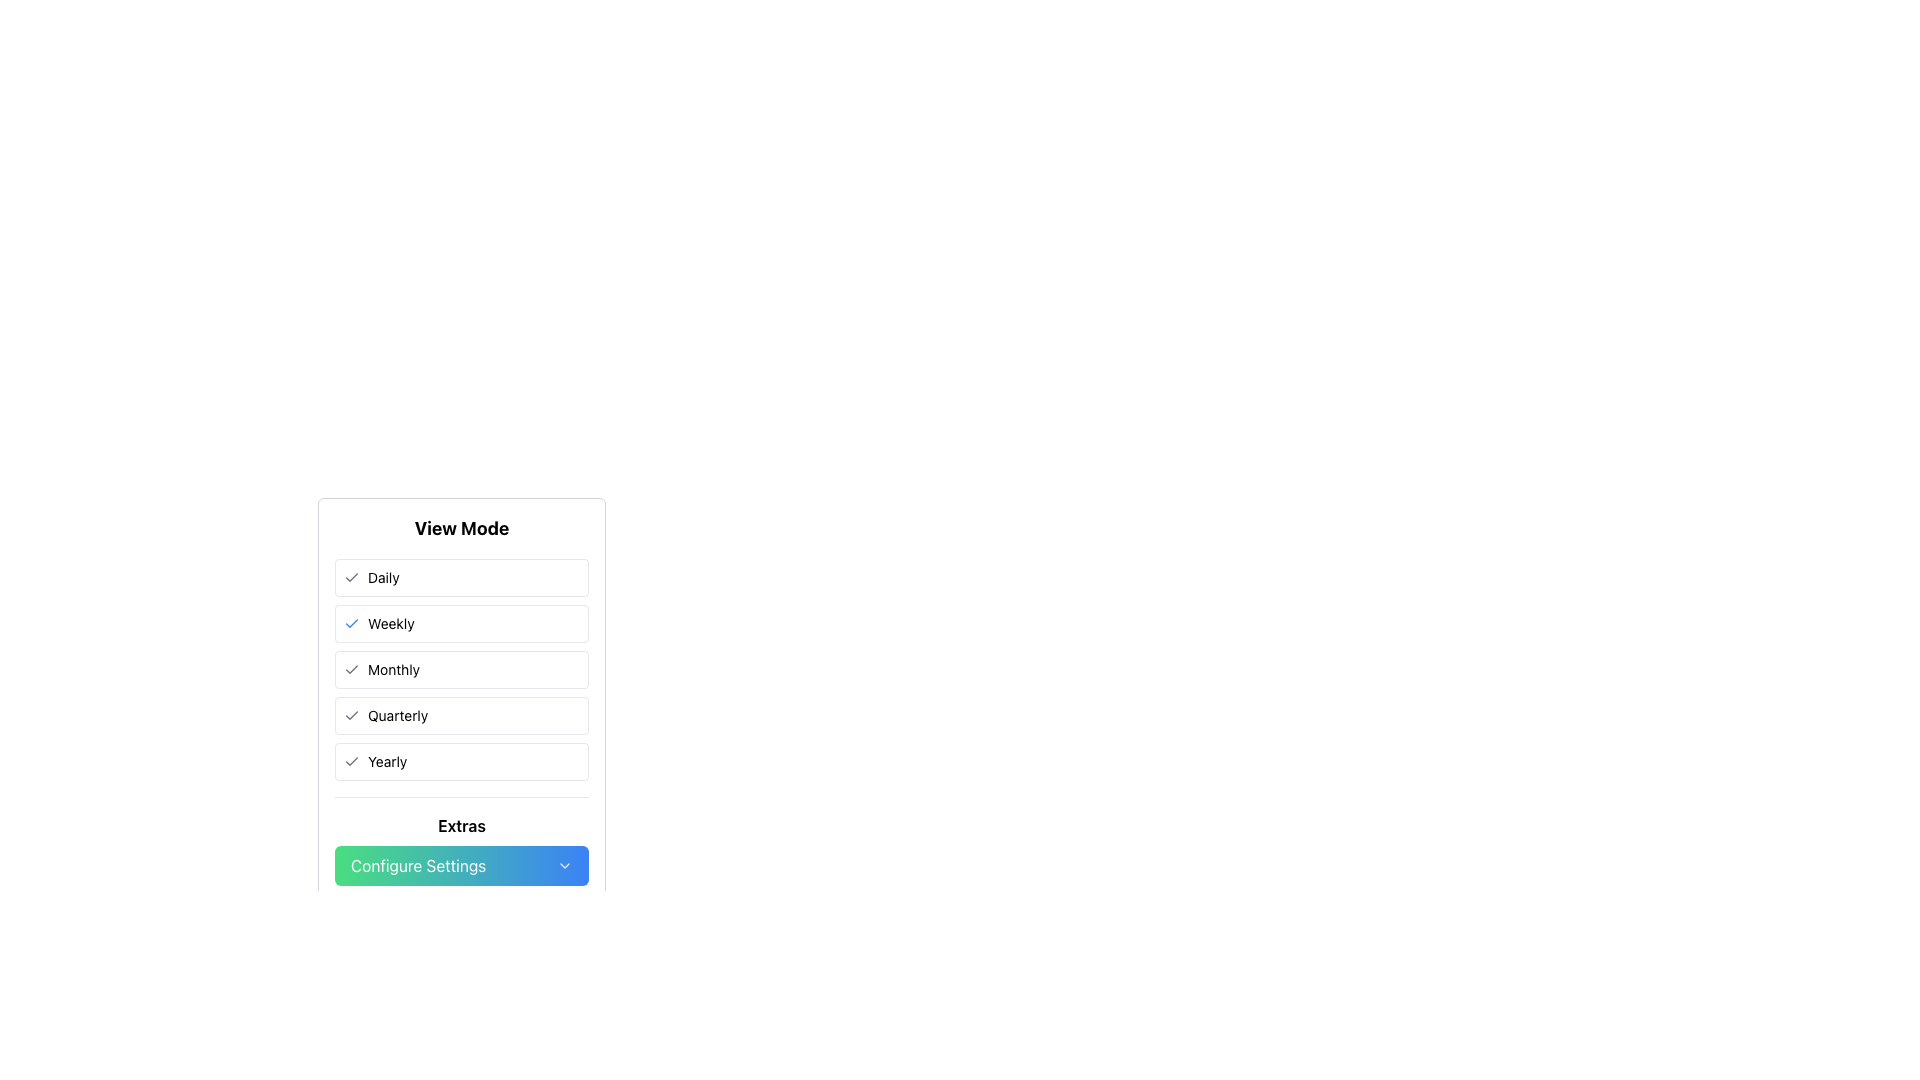 The image size is (1920, 1080). Describe the element at coordinates (398, 715) in the screenshot. I see `the 'Quarterly' text label, which is the fourth item in the 'View Mode' selectable list` at that location.